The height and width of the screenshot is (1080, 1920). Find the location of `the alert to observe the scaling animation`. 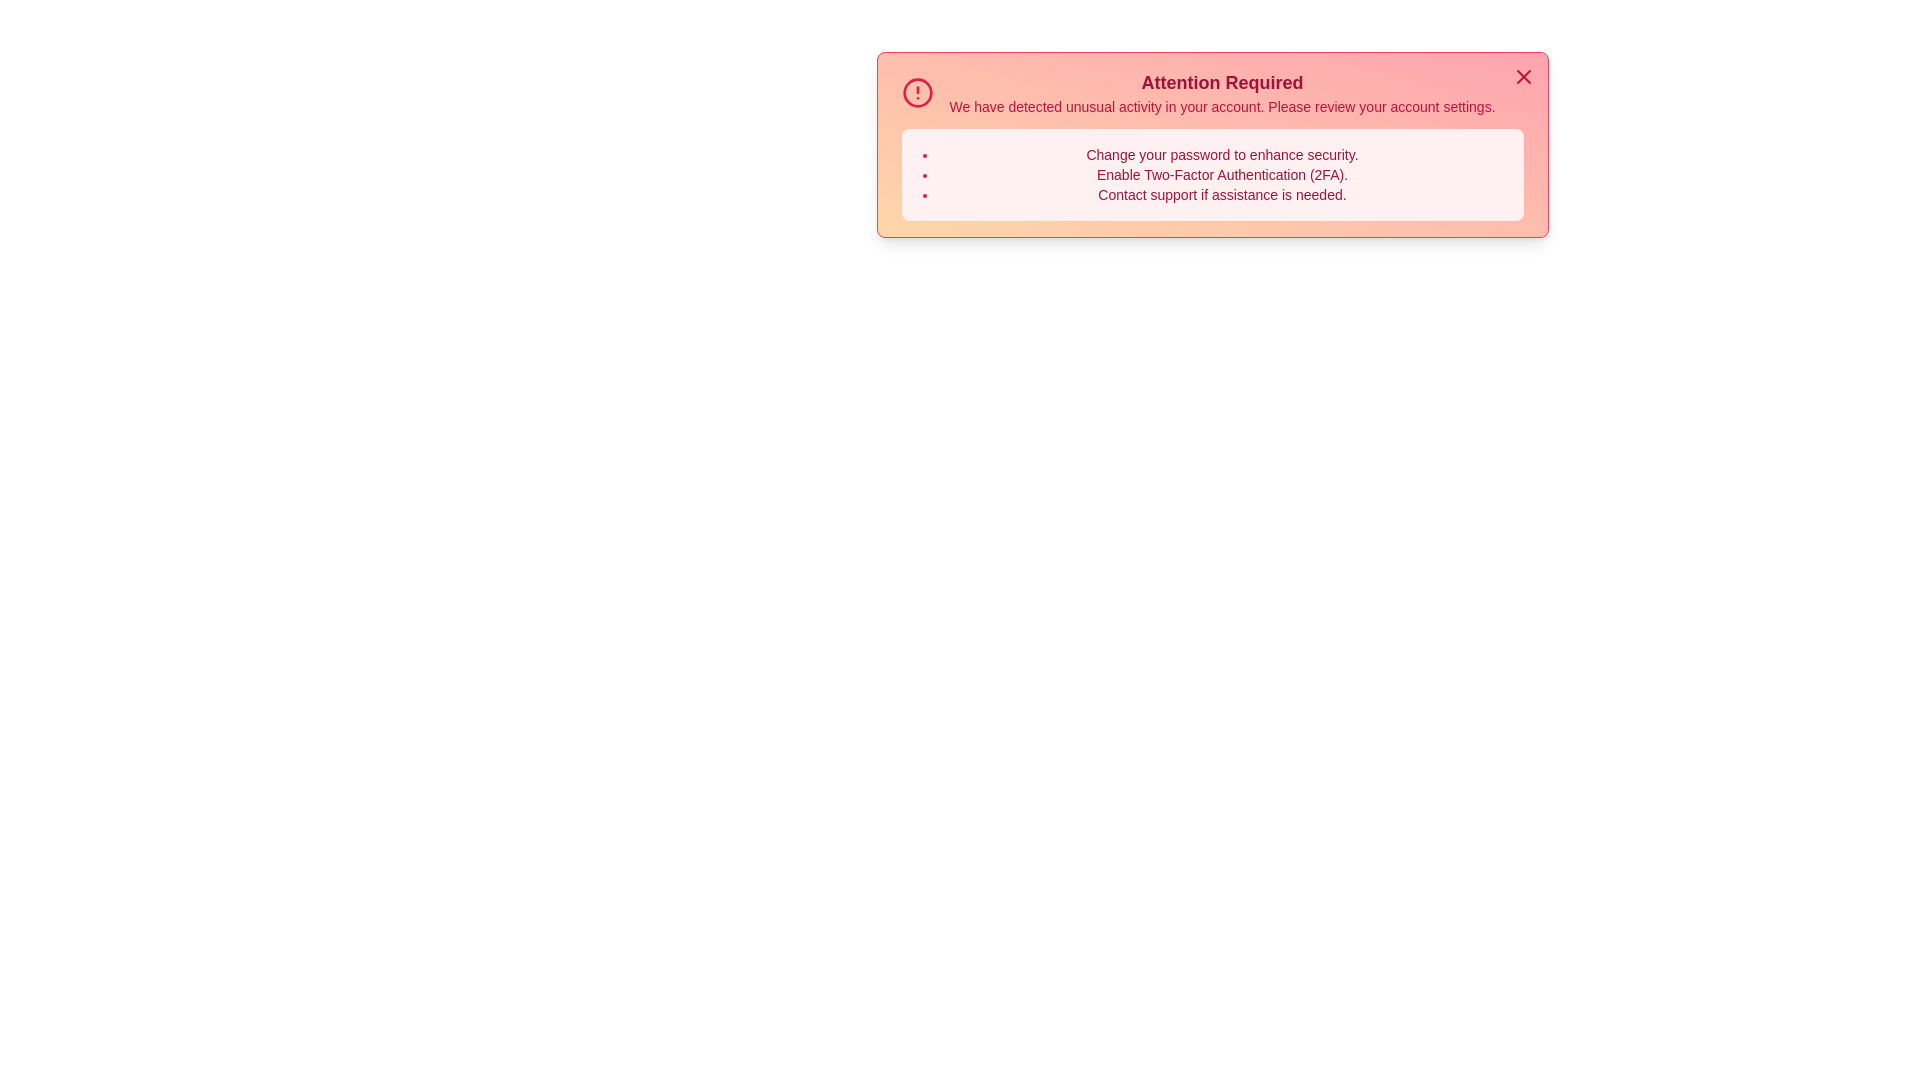

the alert to observe the scaling animation is located at coordinates (1211, 144).